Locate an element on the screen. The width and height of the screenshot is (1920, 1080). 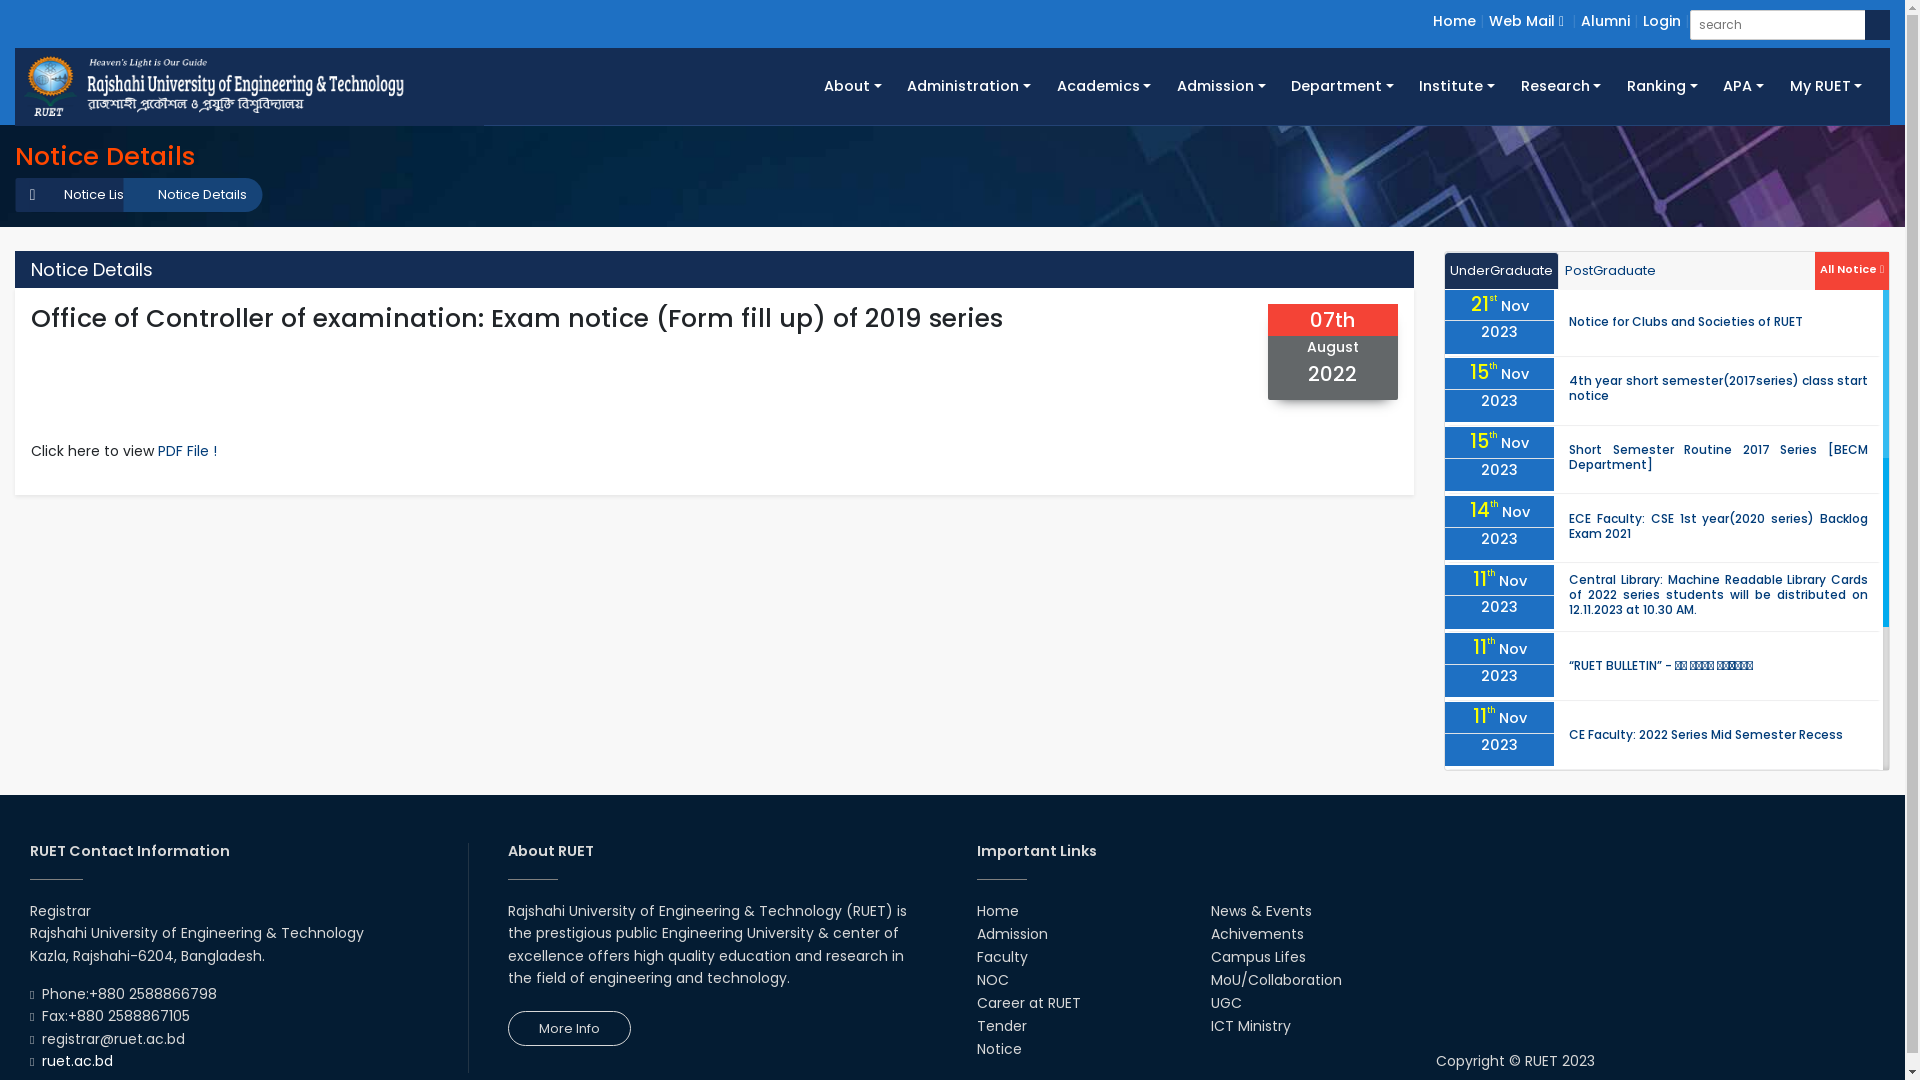
'Tender' is located at coordinates (975, 1026).